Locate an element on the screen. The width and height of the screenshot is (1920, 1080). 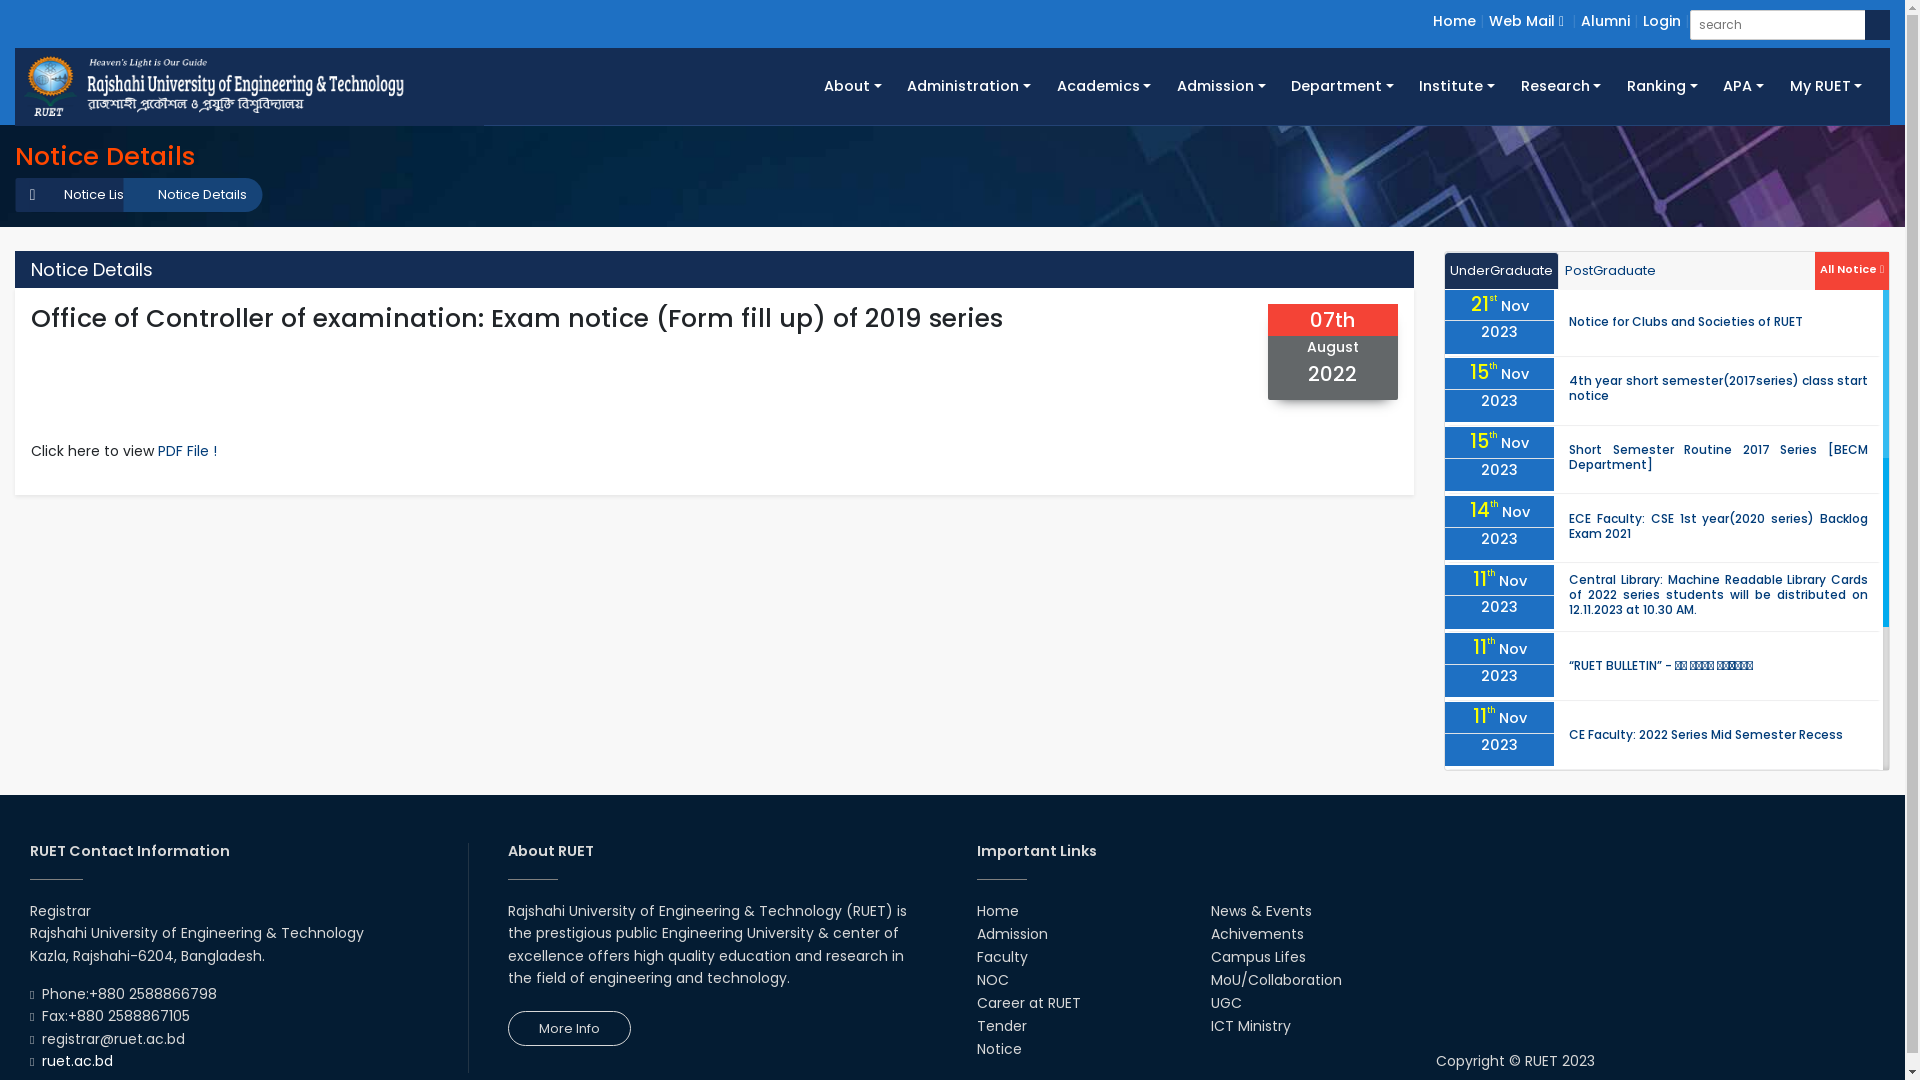
'Tender' is located at coordinates (975, 1026).